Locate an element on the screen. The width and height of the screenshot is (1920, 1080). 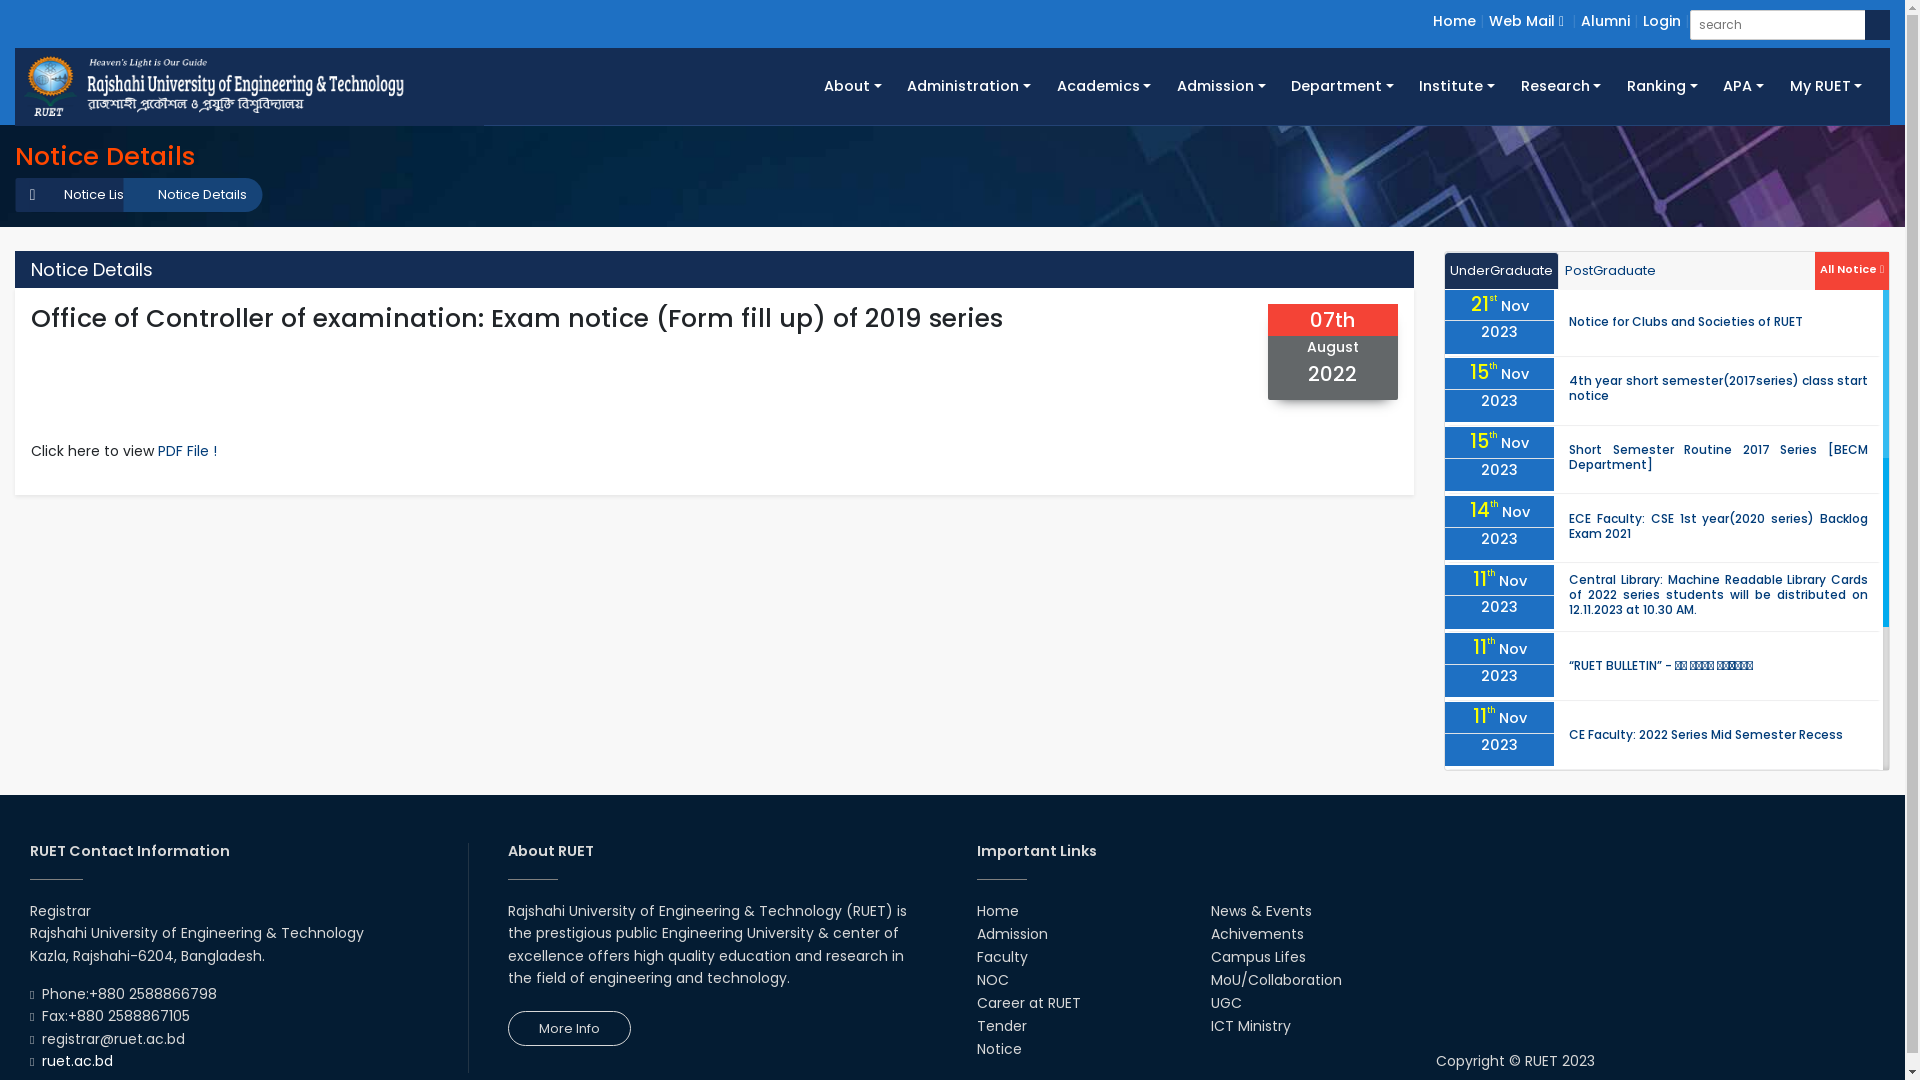
'Tender' is located at coordinates (975, 1026).